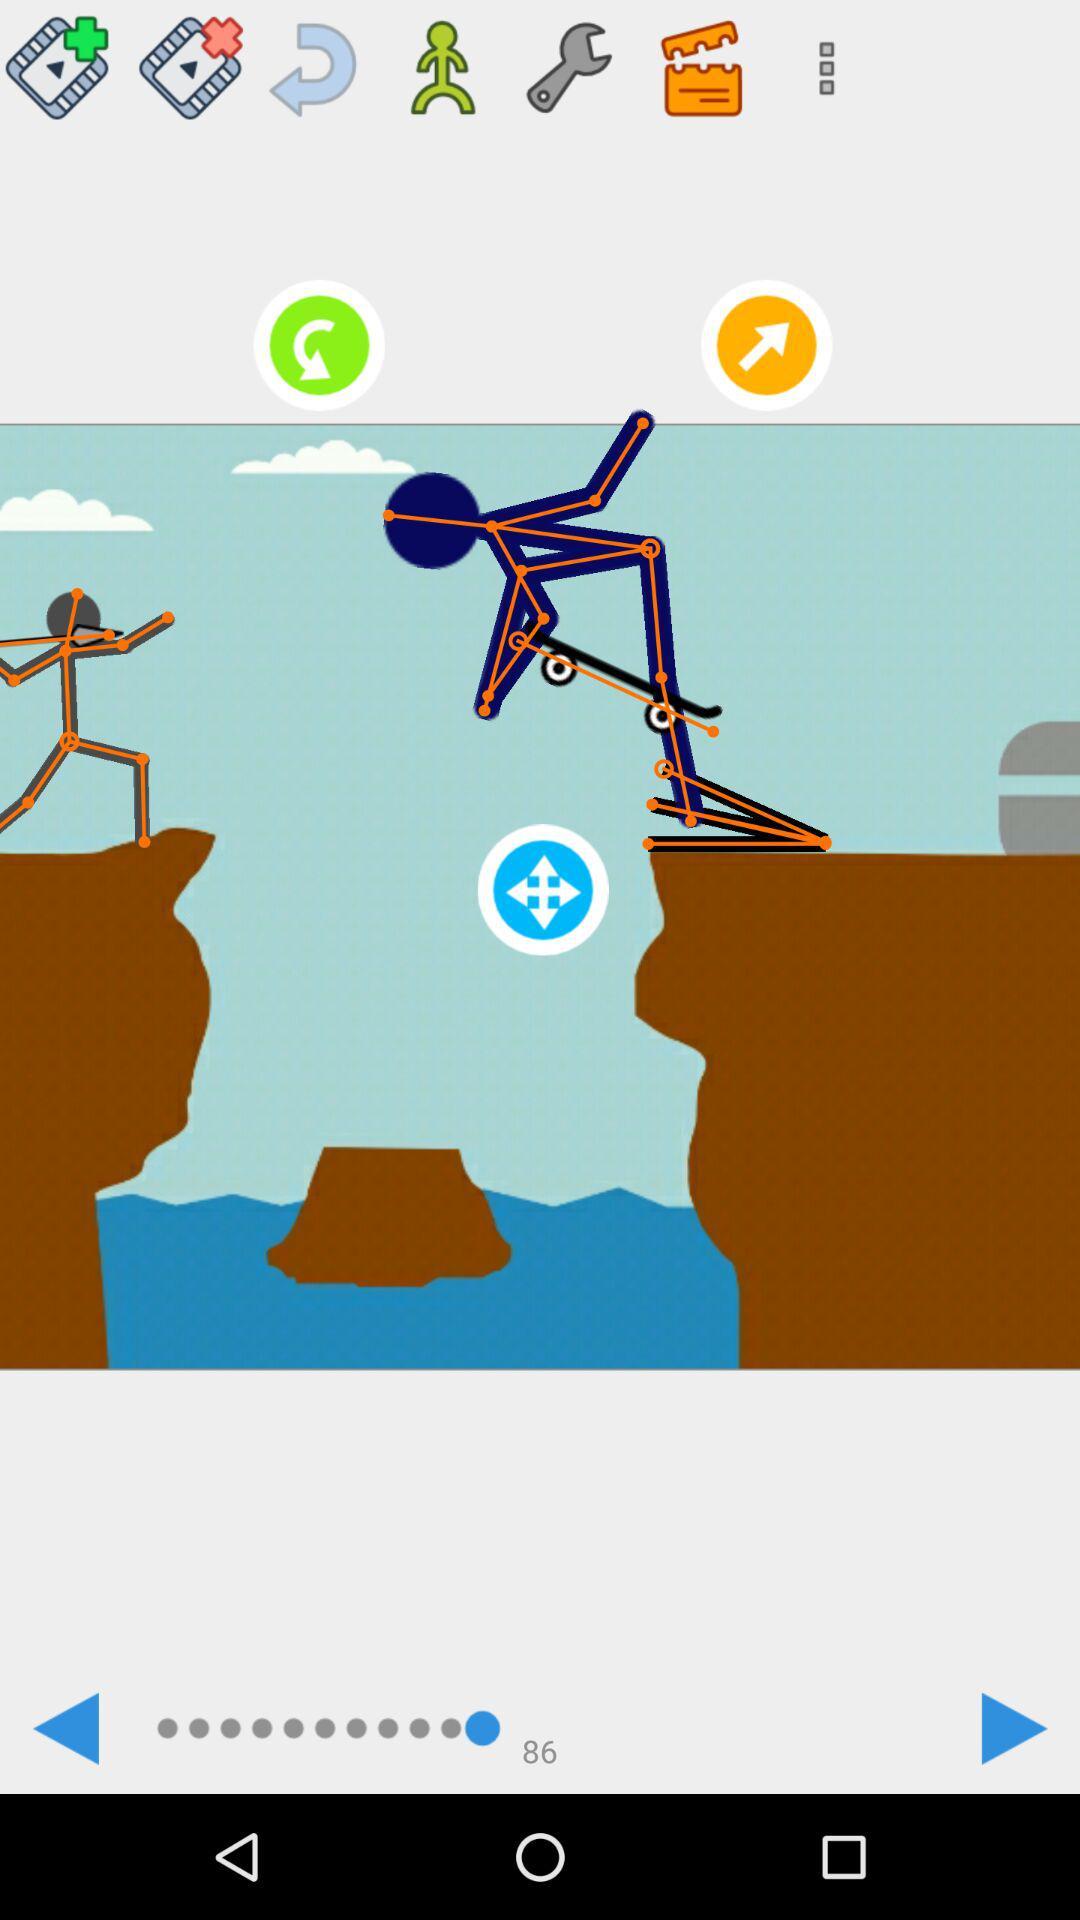  What do you see at coordinates (820, 60) in the screenshot?
I see `search` at bounding box center [820, 60].